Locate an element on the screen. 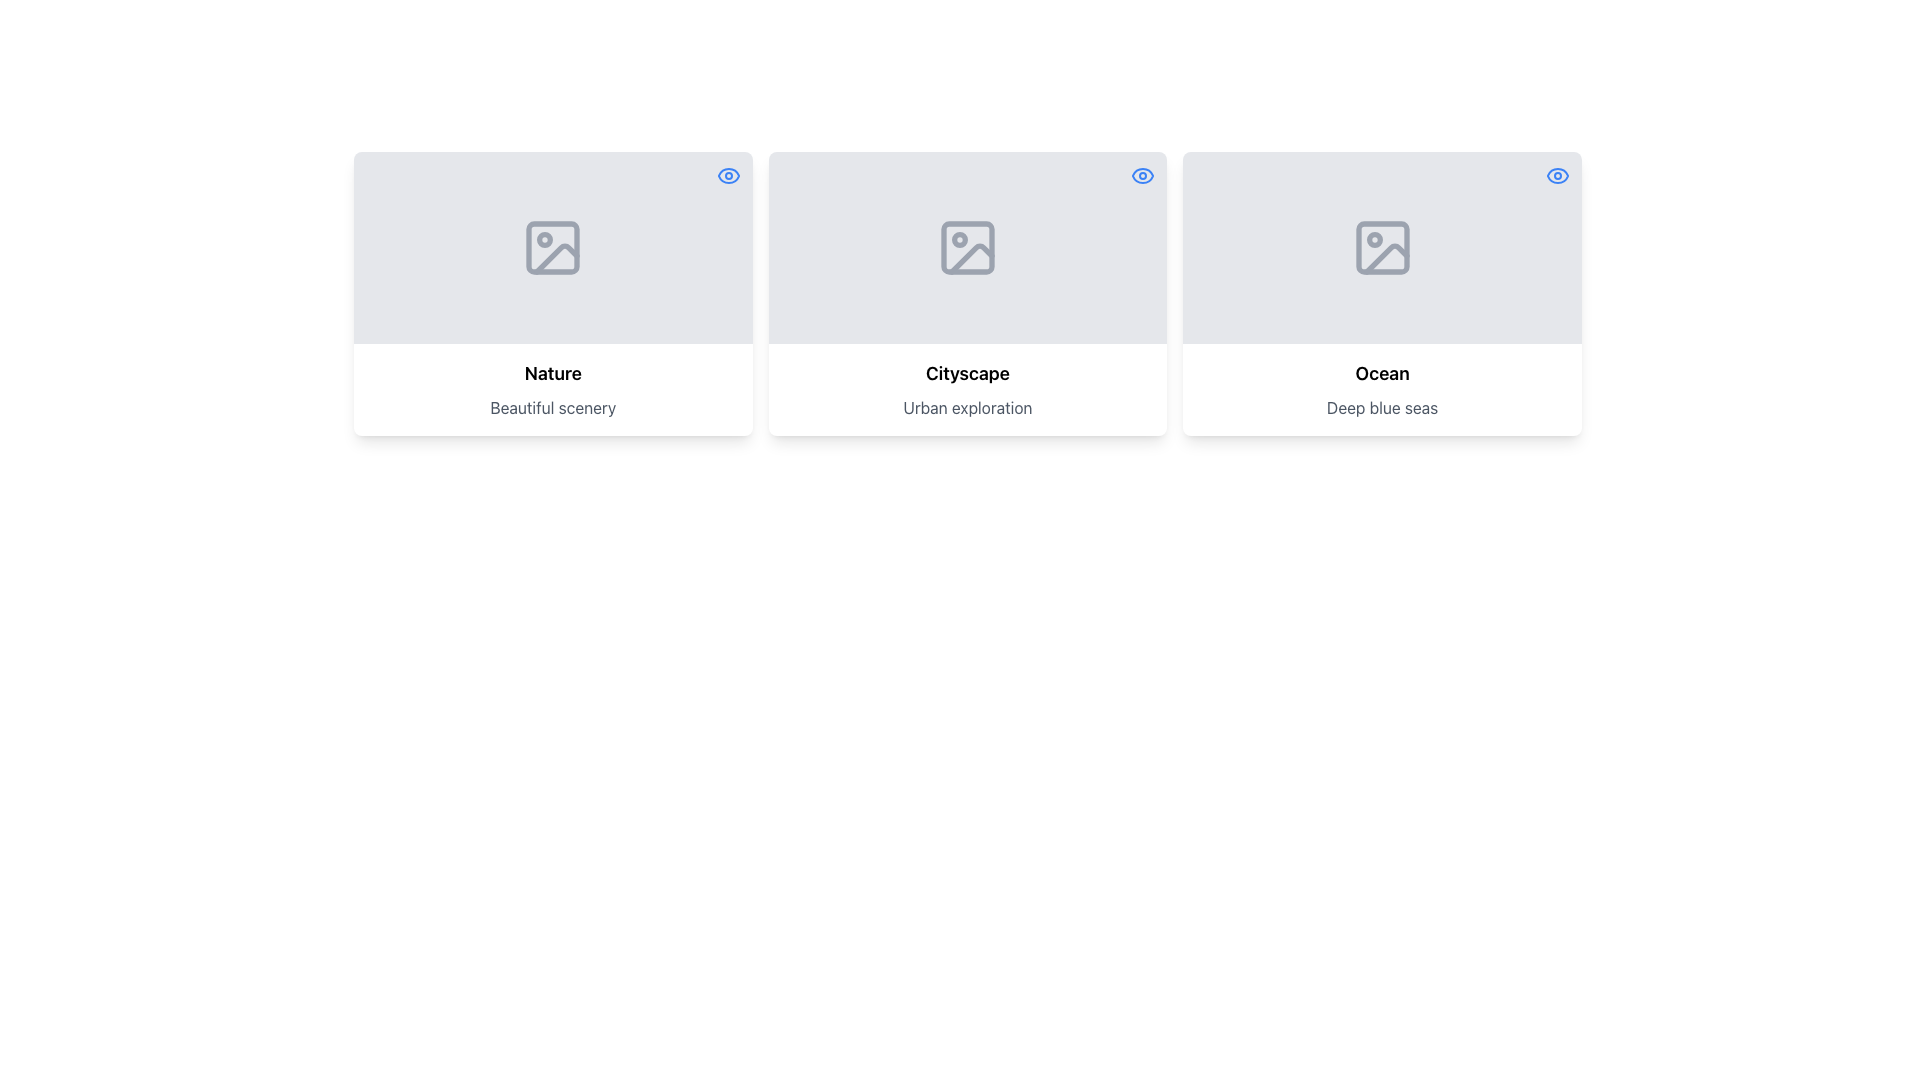  the text label 'Deep blue seas', which is styled in subdued gray color and located below the title 'Ocean' in the third card from the left is located at coordinates (1381, 407).